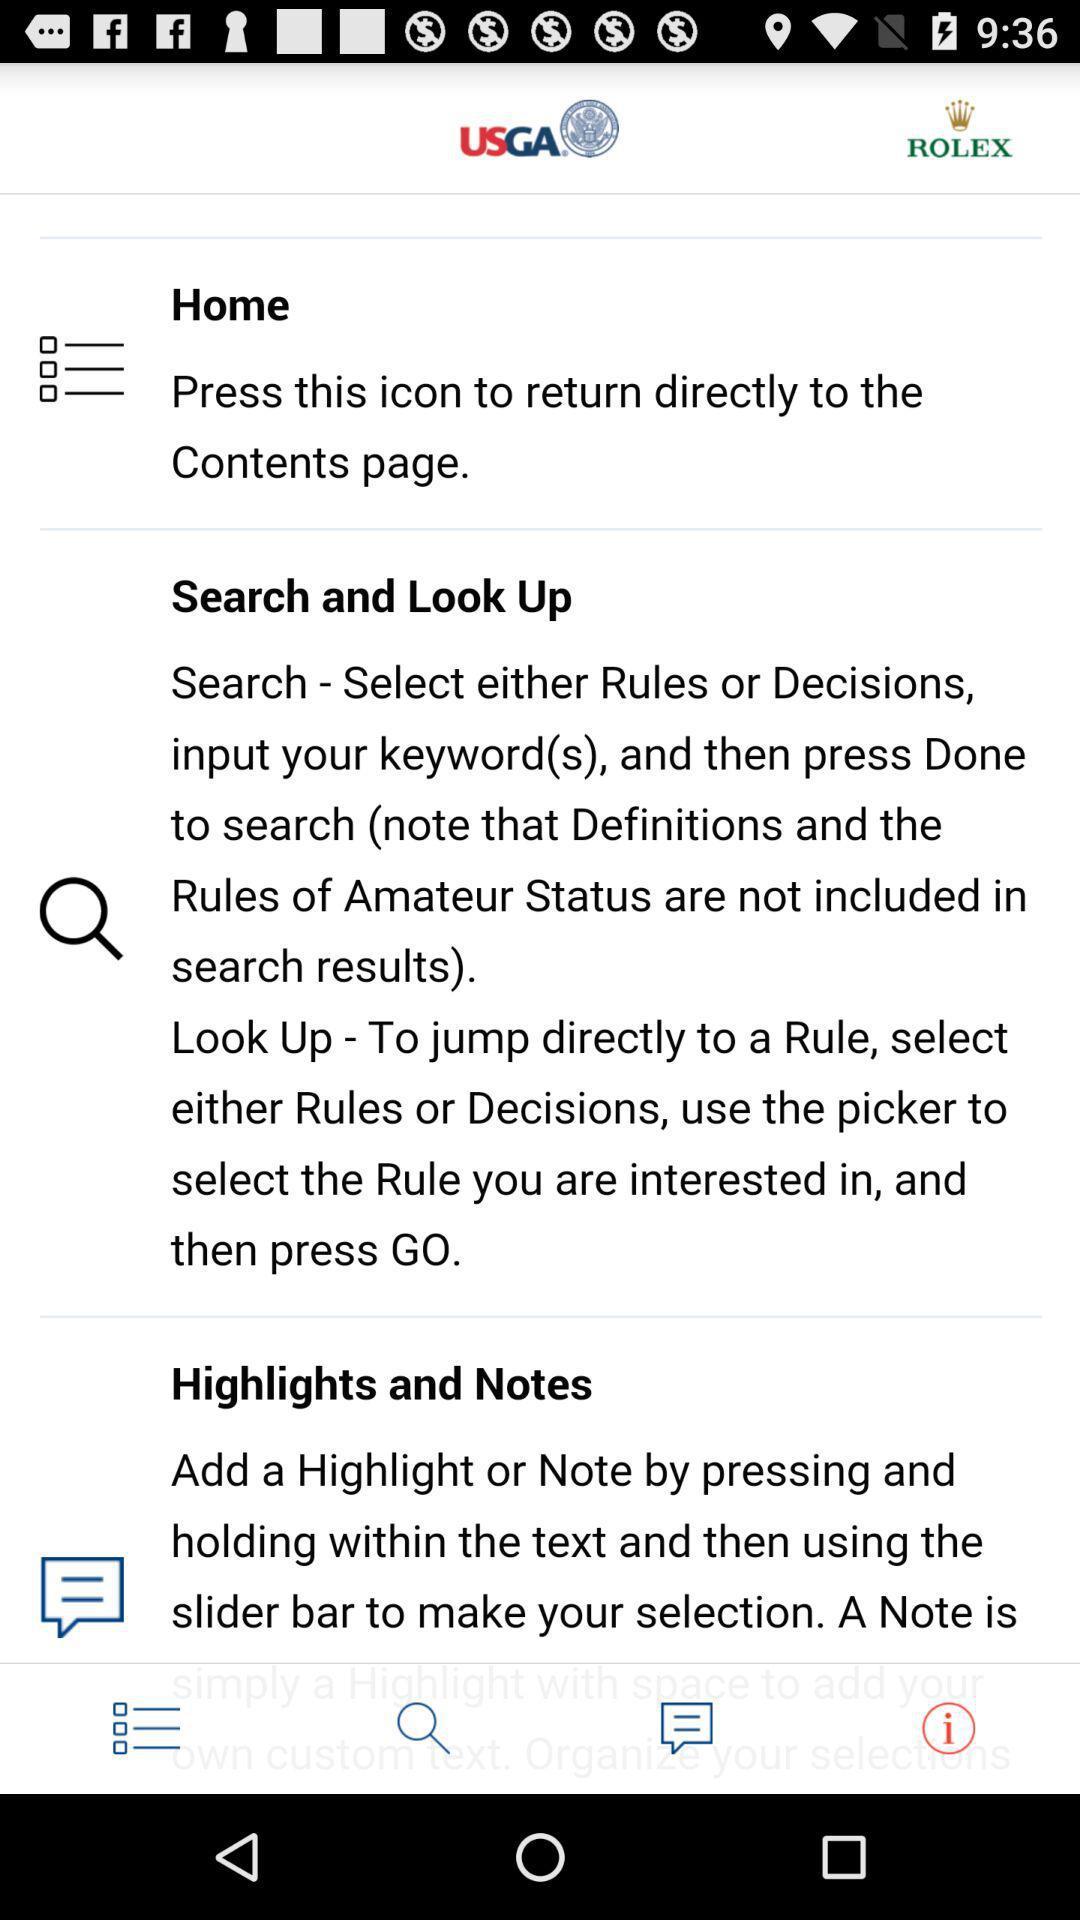  I want to click on visit rolex site, so click(959, 127).